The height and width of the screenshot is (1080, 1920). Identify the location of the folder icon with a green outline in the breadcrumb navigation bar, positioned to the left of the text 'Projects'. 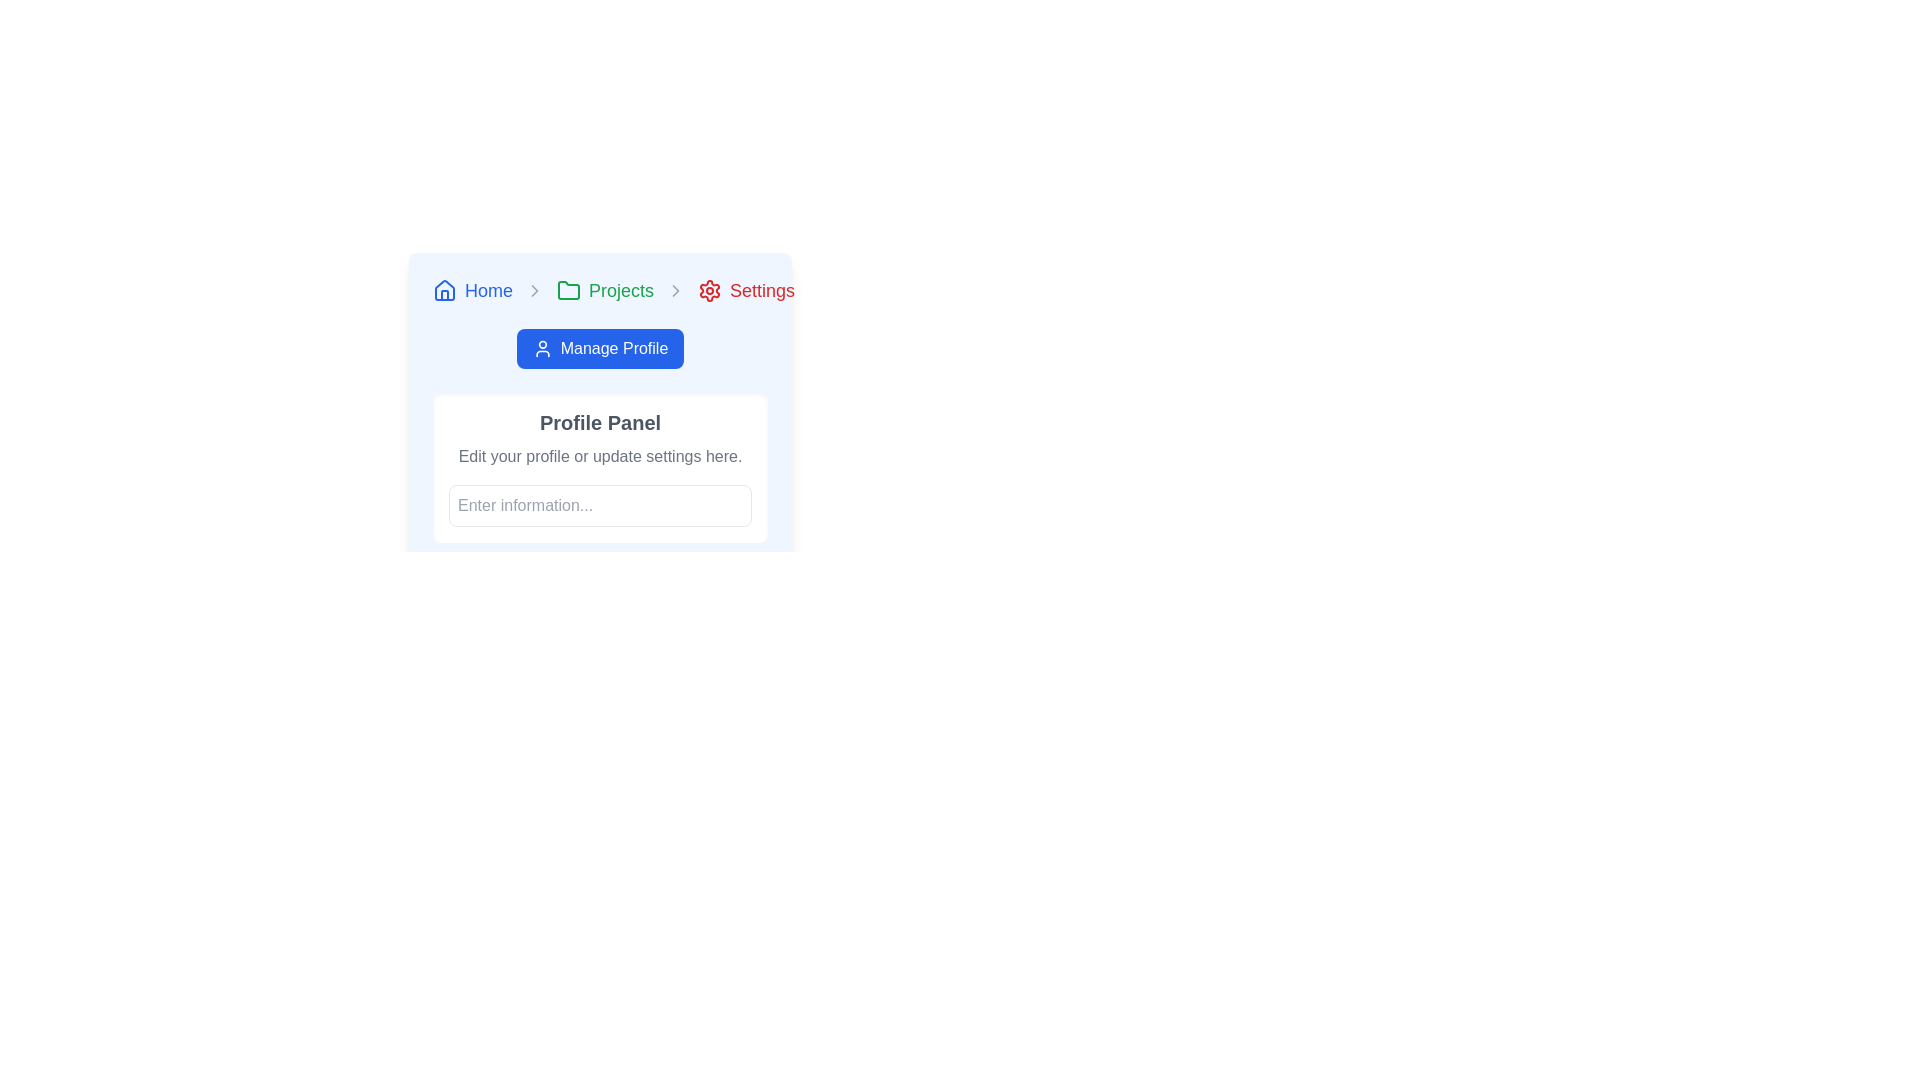
(568, 290).